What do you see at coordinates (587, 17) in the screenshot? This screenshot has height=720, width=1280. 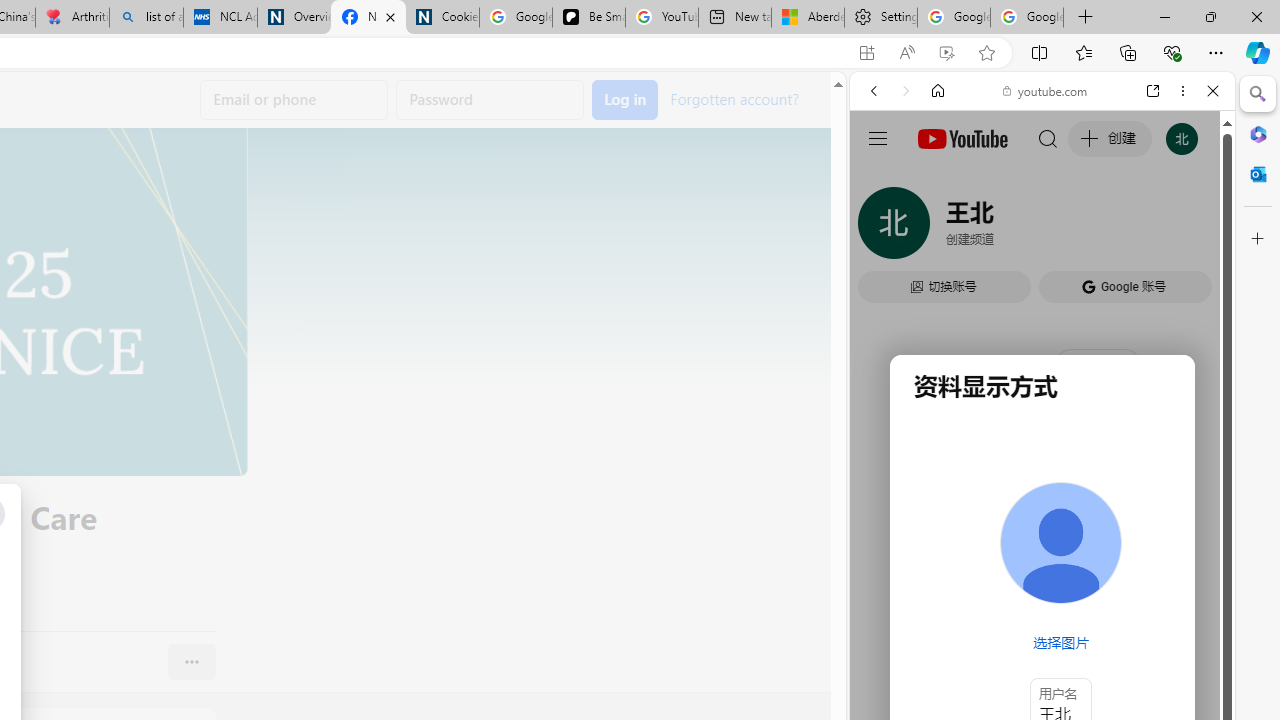 I see `'Be Smart | creating Science videos | Patreon'` at bounding box center [587, 17].